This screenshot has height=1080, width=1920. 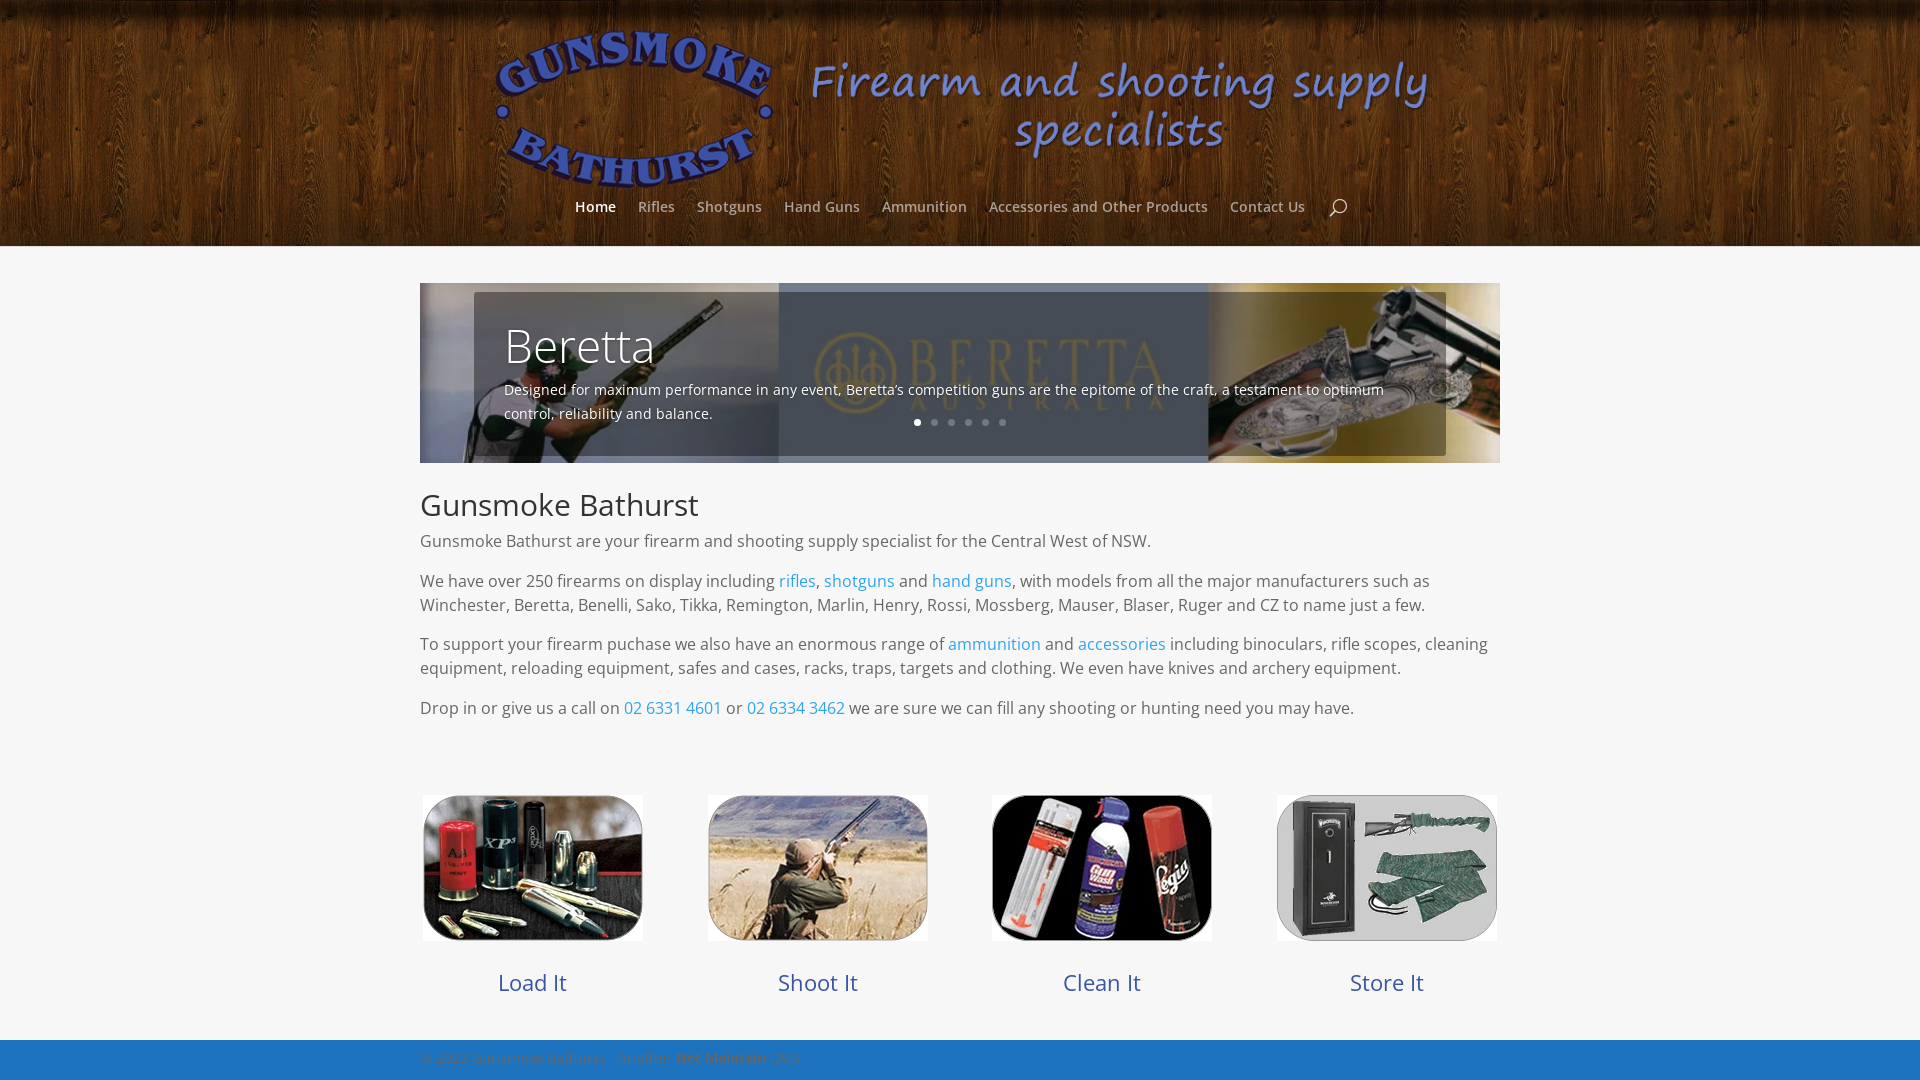 I want to click on 'Accessories and Other Products', so click(x=1097, y=223).